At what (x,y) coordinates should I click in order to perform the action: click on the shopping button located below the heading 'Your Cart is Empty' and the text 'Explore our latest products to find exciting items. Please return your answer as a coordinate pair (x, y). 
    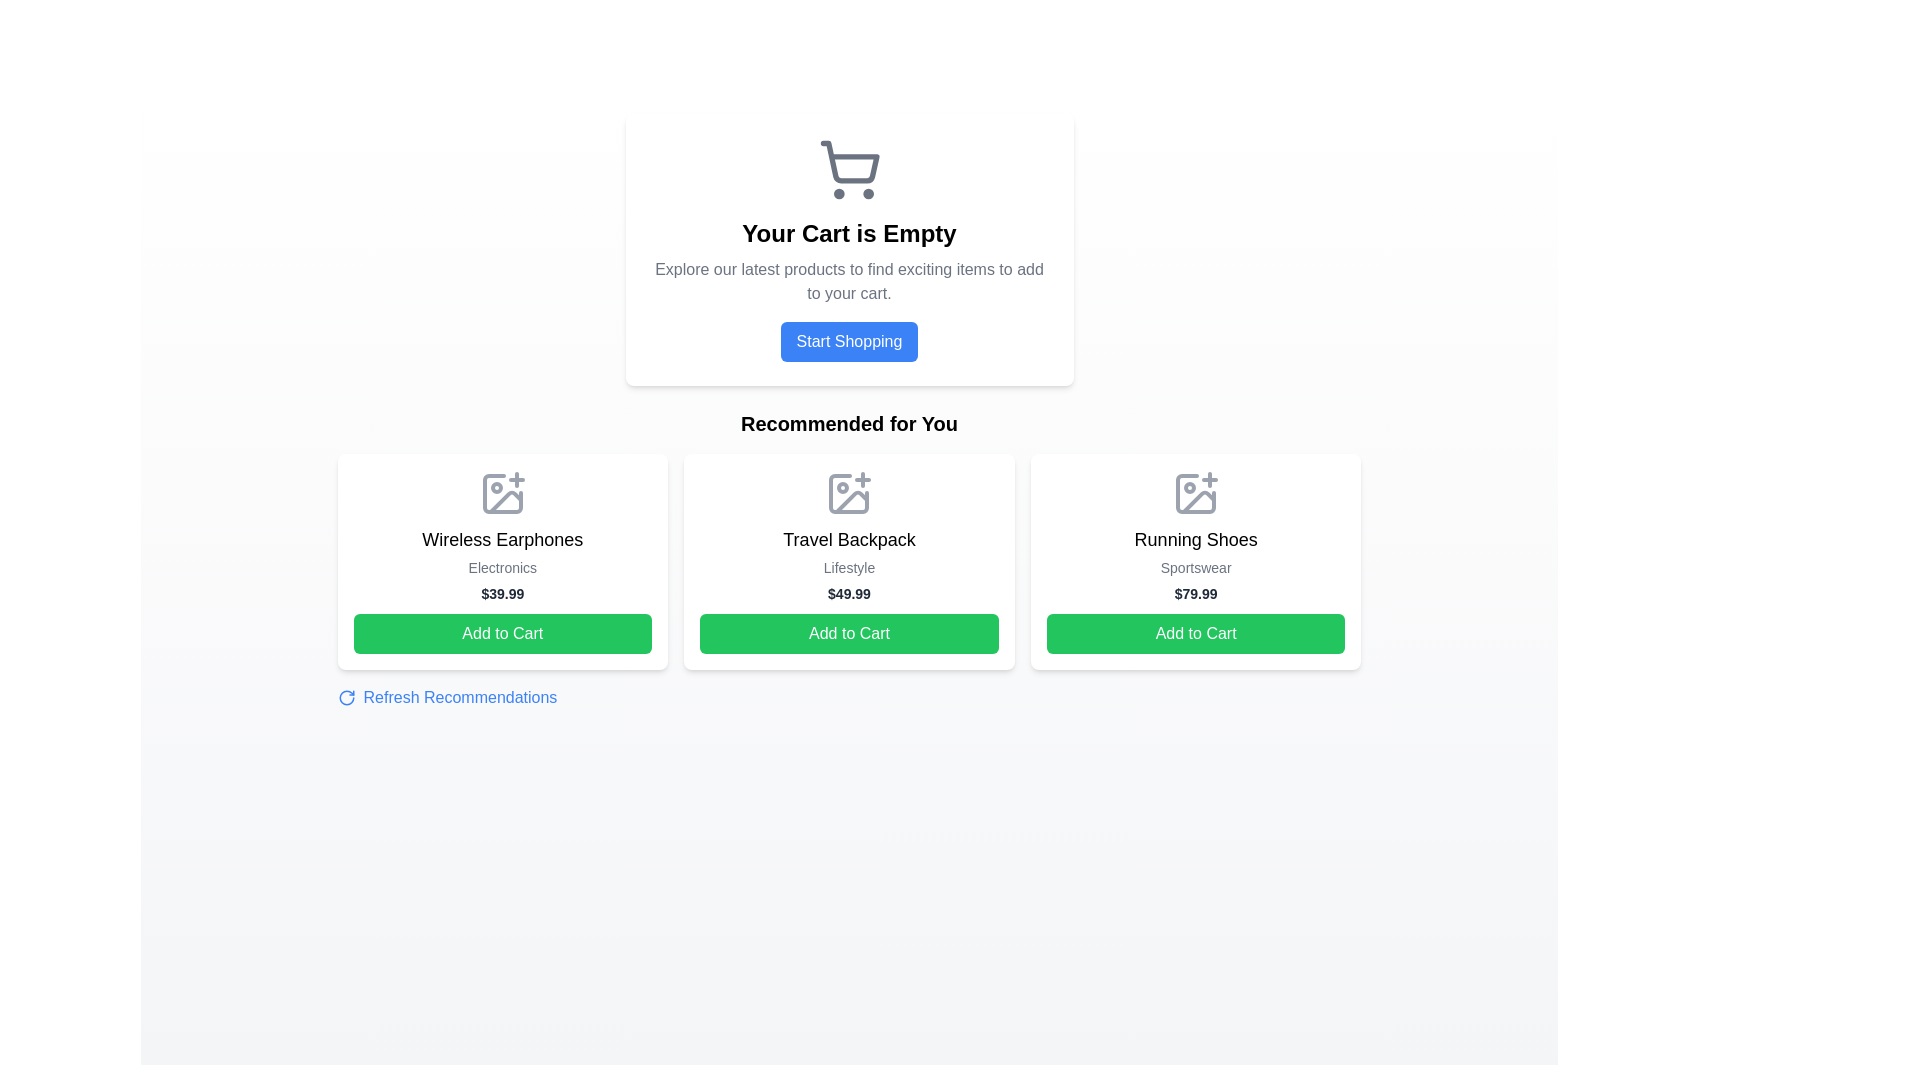
    Looking at the image, I should click on (849, 341).